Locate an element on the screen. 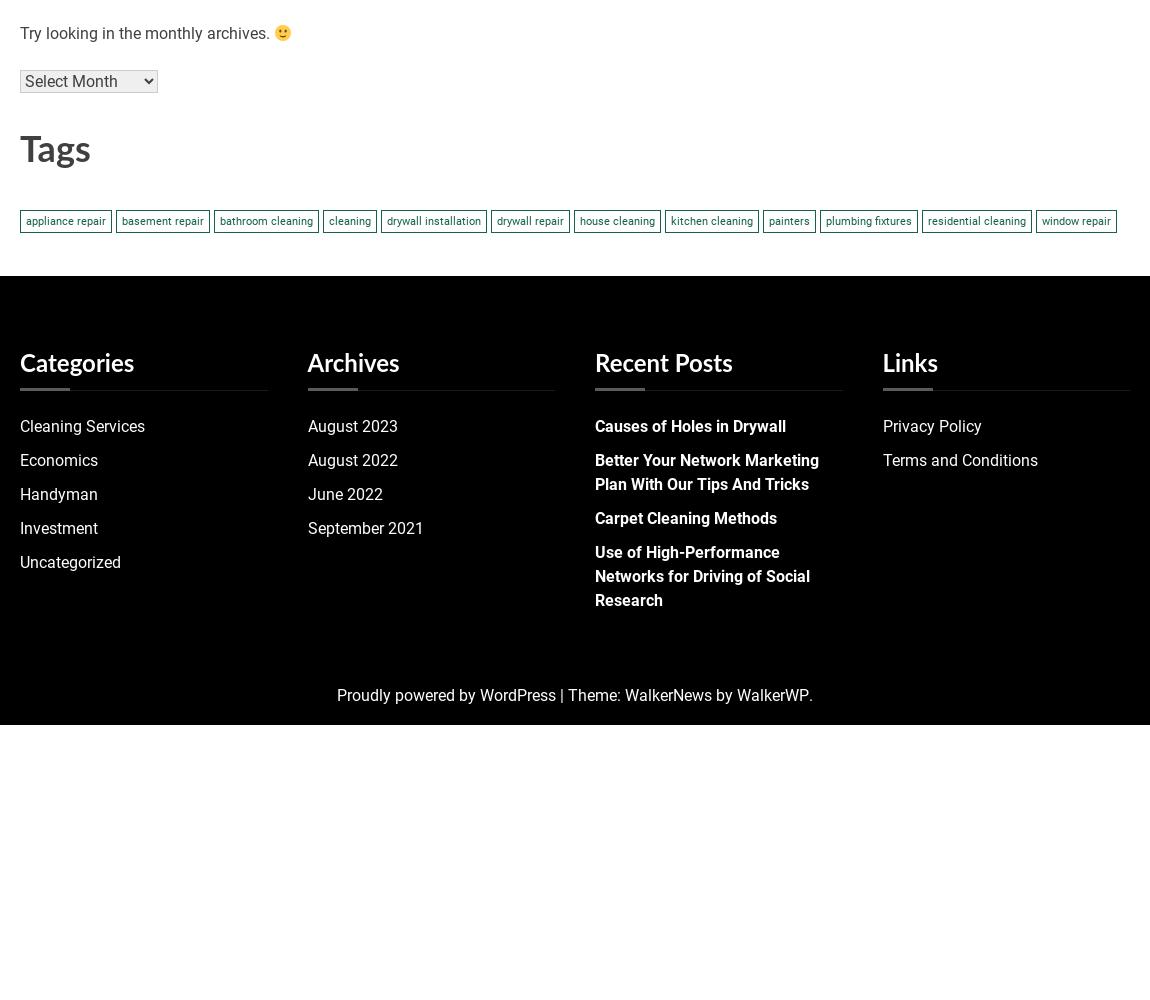 This screenshot has height=1000, width=1150. 'drywall installation' is located at coordinates (434, 219).